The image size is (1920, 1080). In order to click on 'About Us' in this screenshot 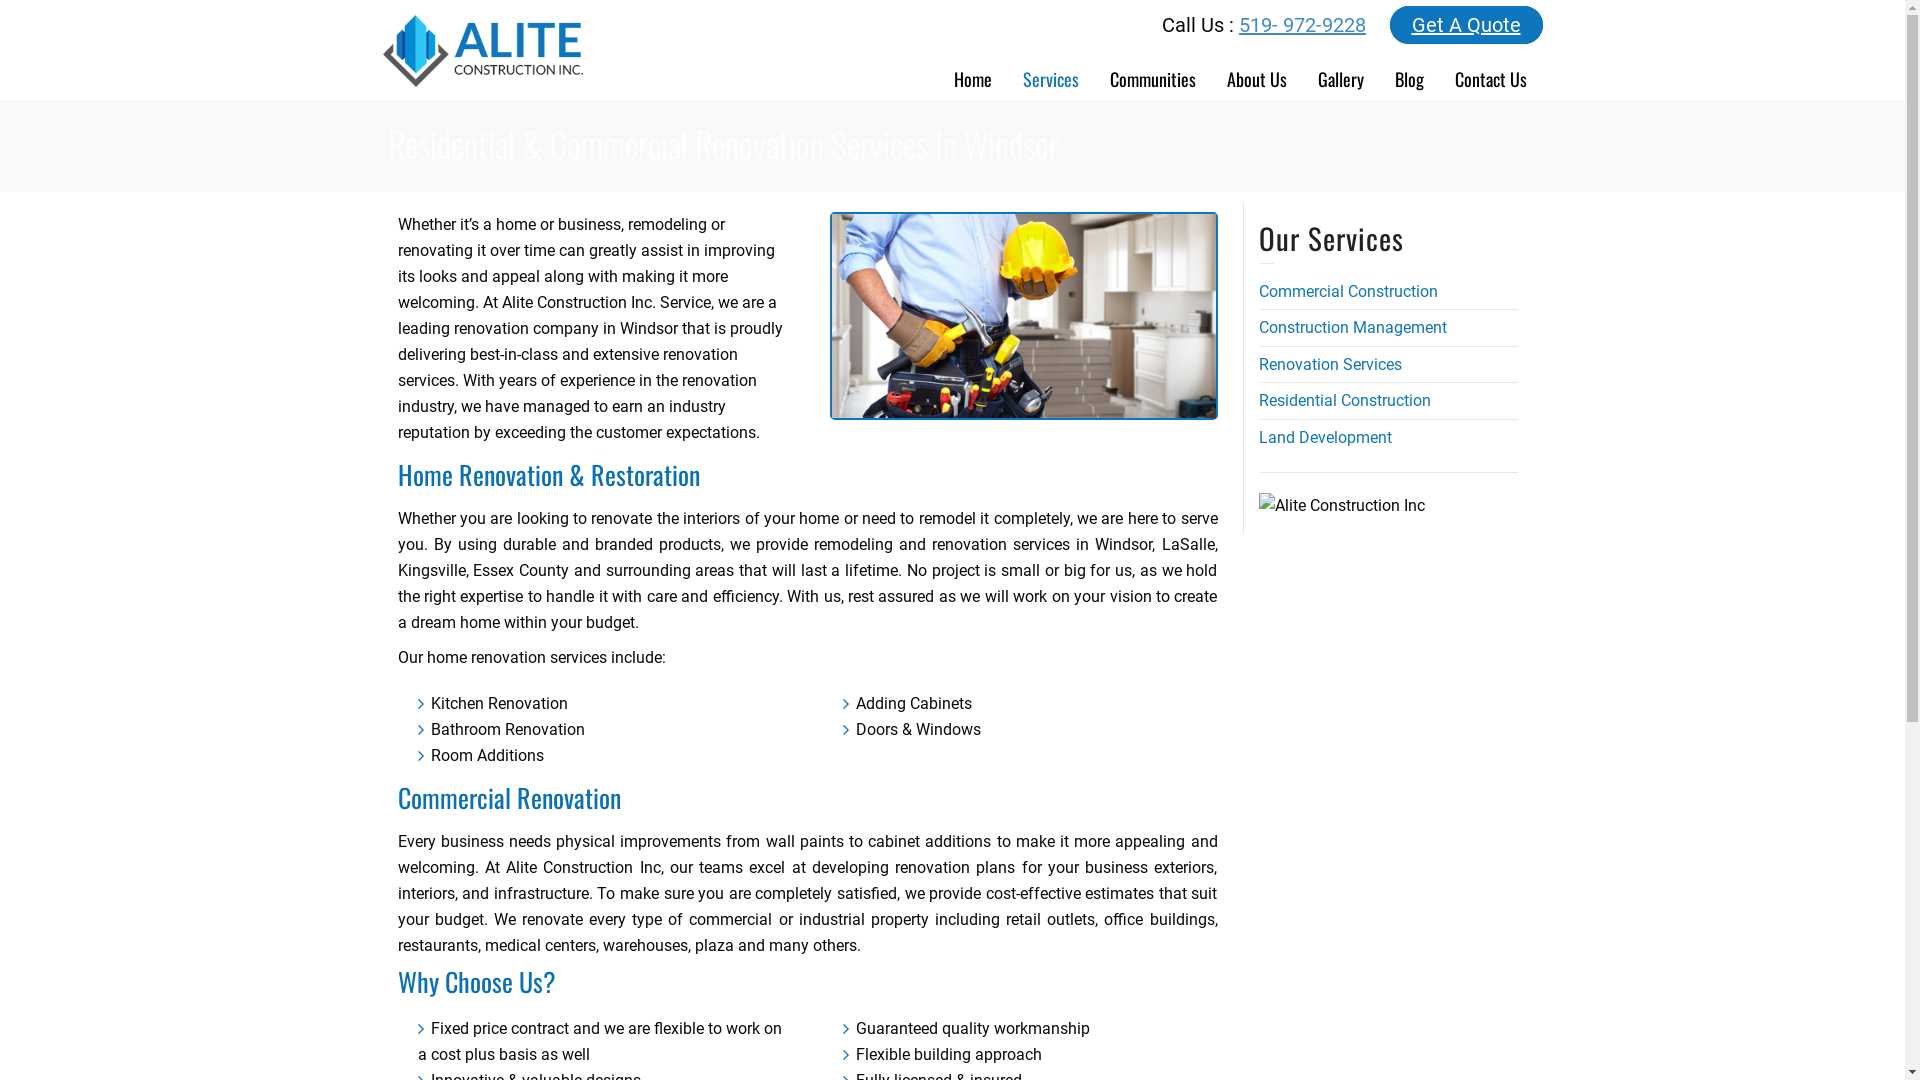, I will do `click(1256, 71)`.